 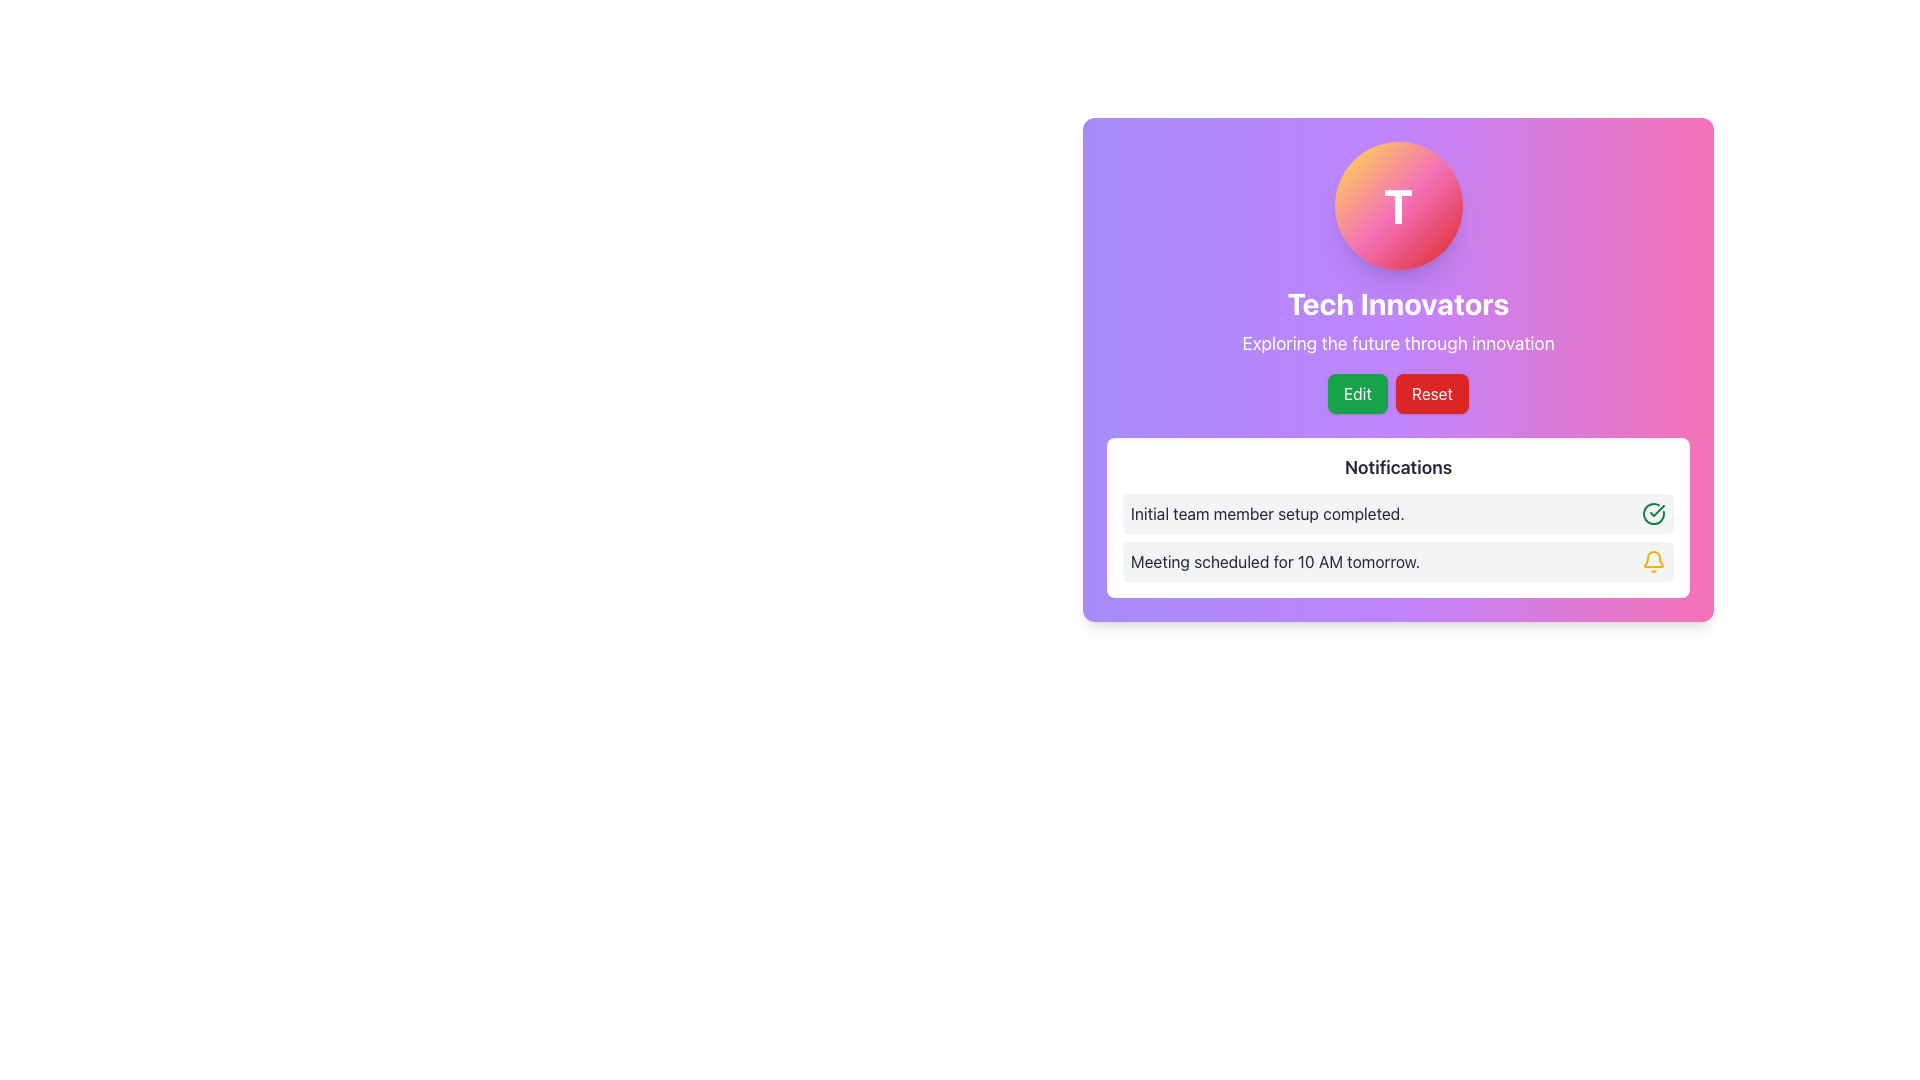 I want to click on the text label that says 'Exploring the future through innovation', which has a purple-to-pink gradient background and is located below the header 'Tech Innovators', so click(x=1397, y=342).